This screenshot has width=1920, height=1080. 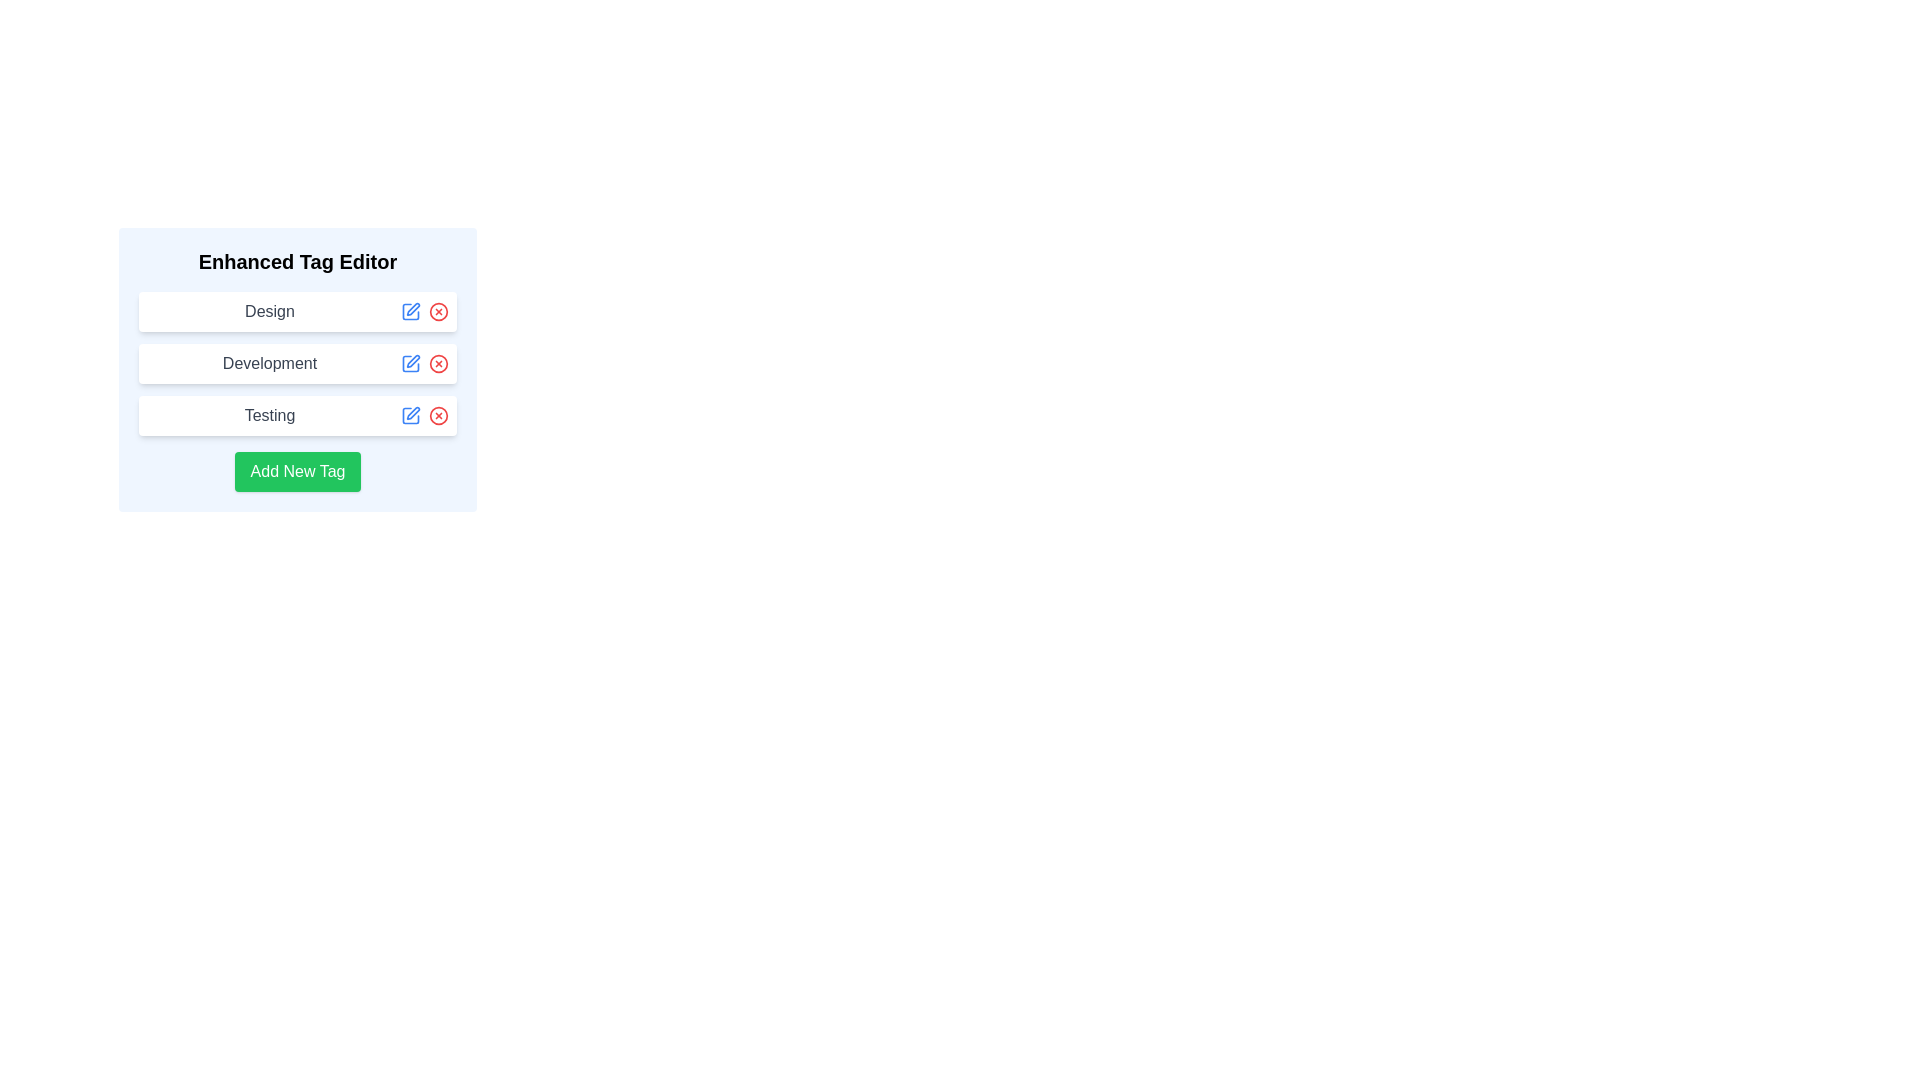 What do you see at coordinates (424, 415) in the screenshot?
I see `the edit button (square with a pen icon) located on the far right side of the 'Testing' row` at bounding box center [424, 415].